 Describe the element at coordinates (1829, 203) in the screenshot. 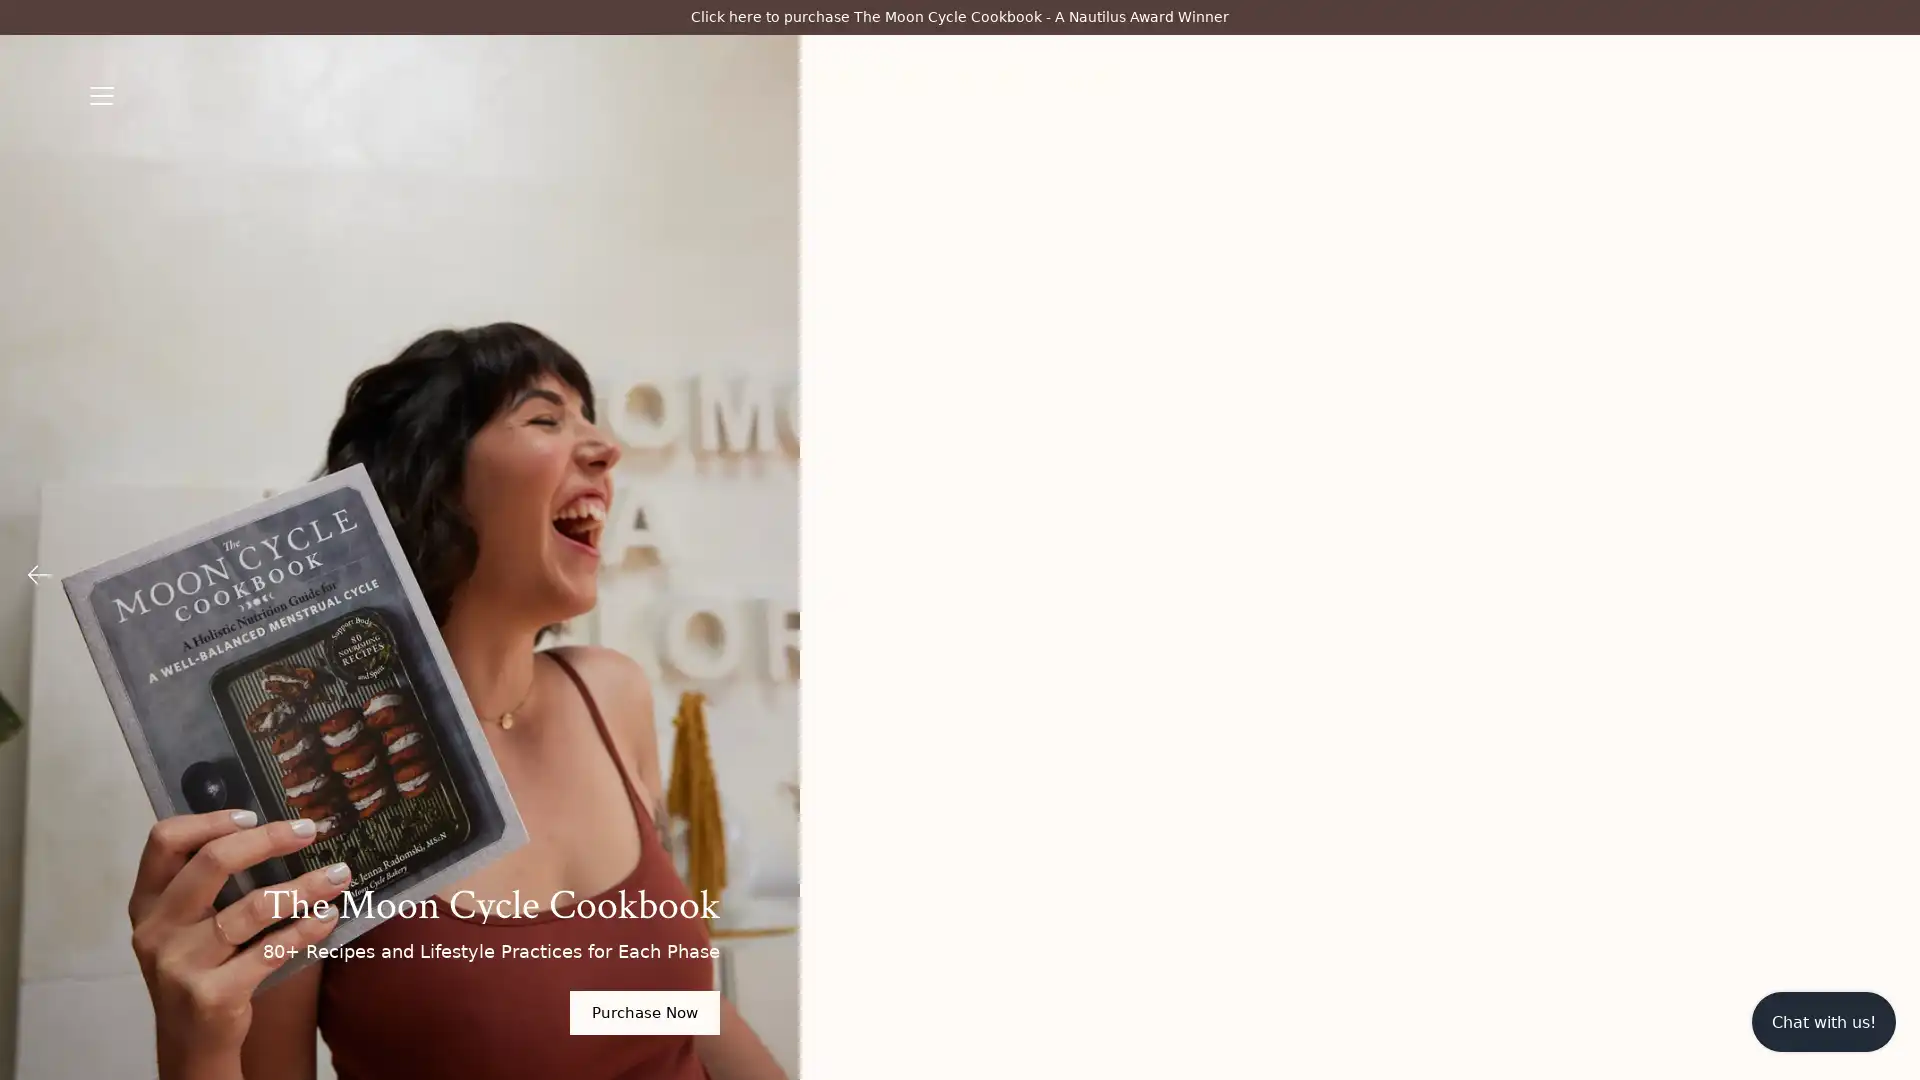

I see `Close` at that location.